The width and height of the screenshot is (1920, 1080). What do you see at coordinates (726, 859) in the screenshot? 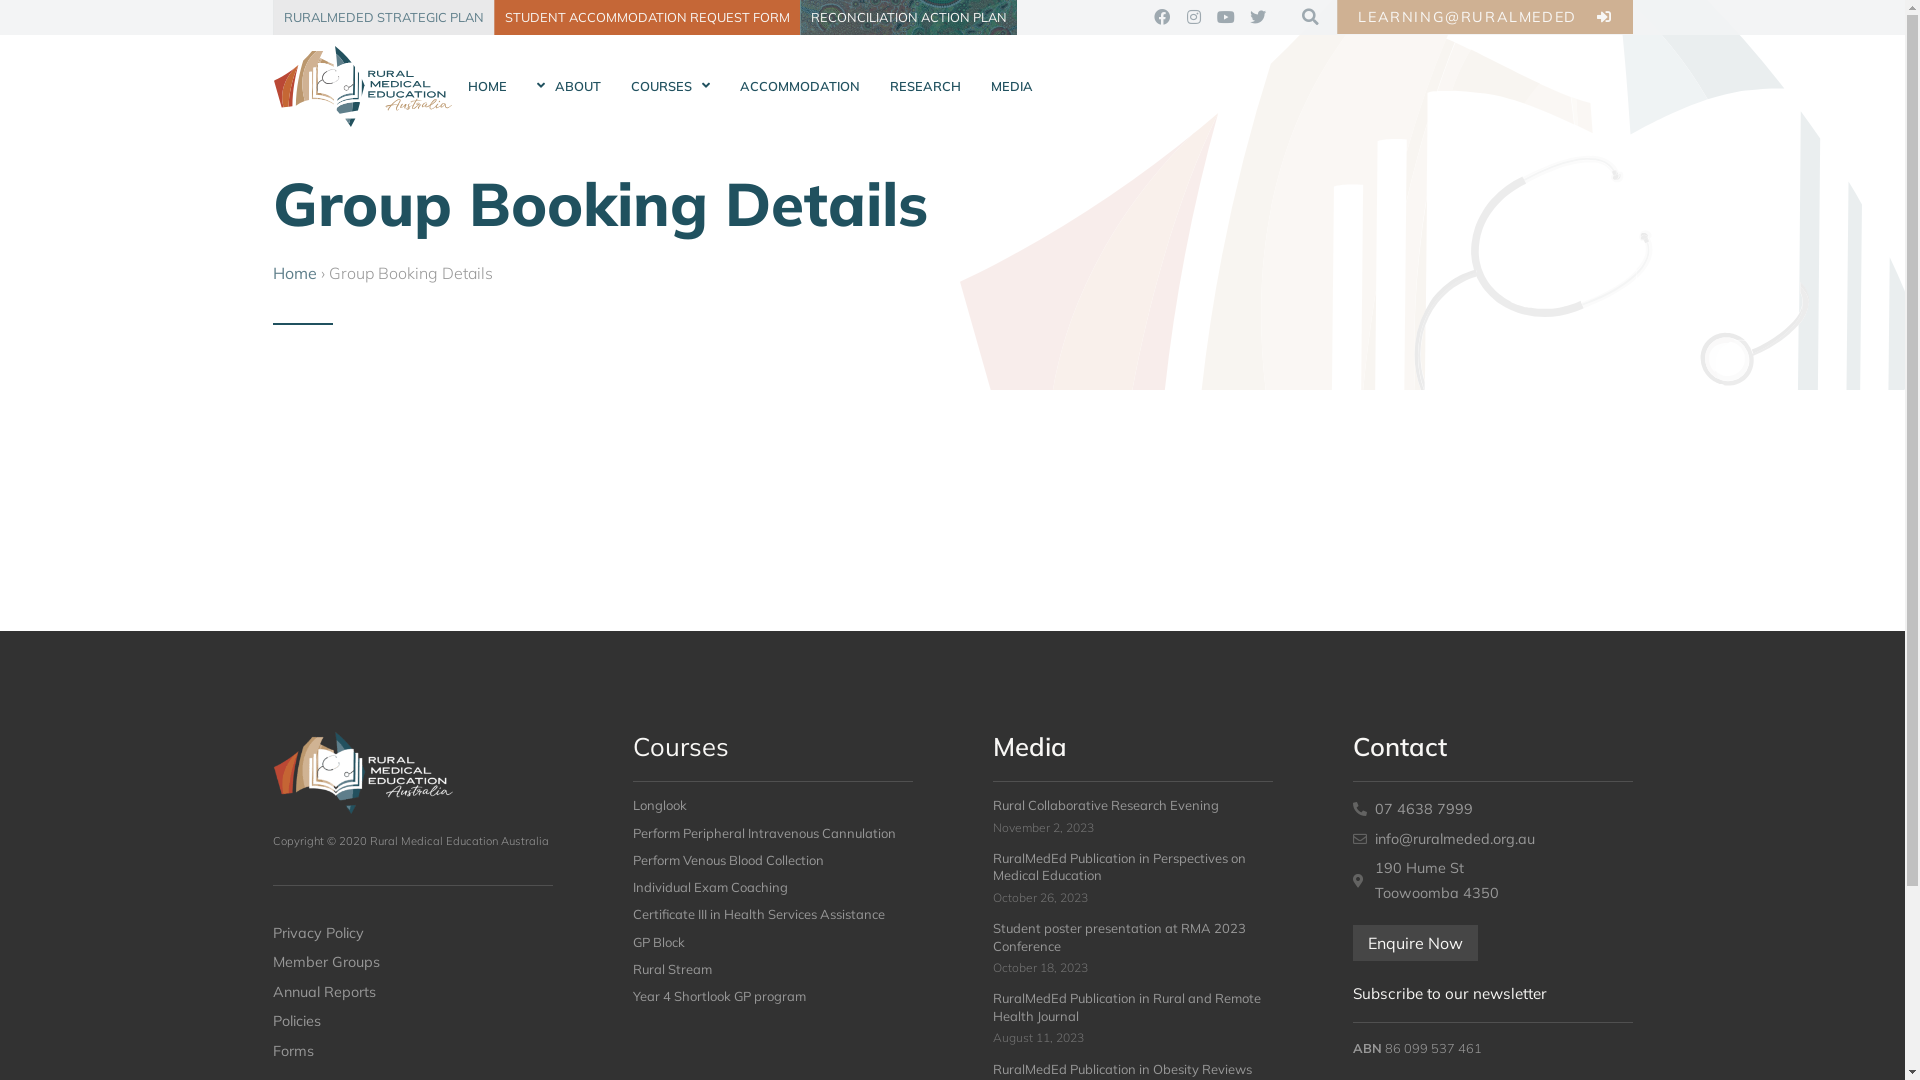
I see `'Perform Venous Blood Collection'` at bounding box center [726, 859].